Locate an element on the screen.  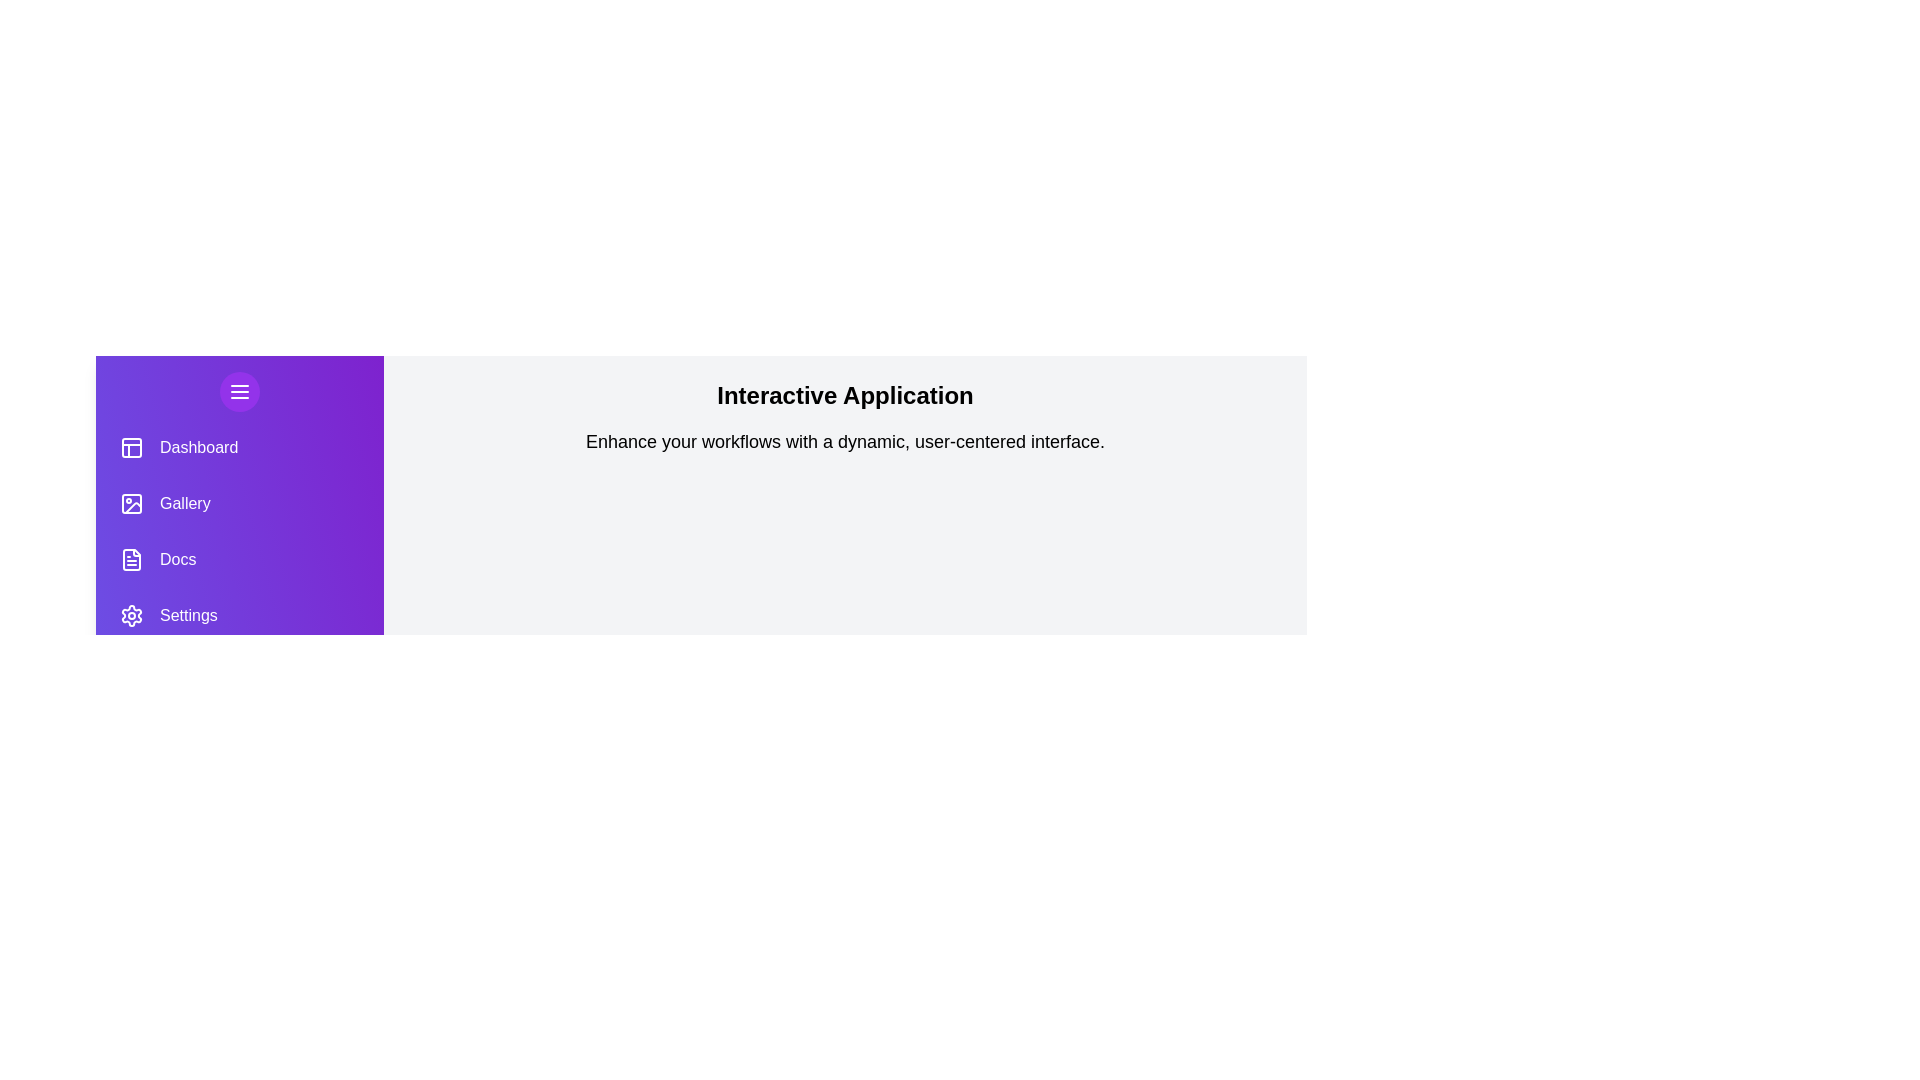
the menu button to toggle the drawer is located at coordinates (240, 392).